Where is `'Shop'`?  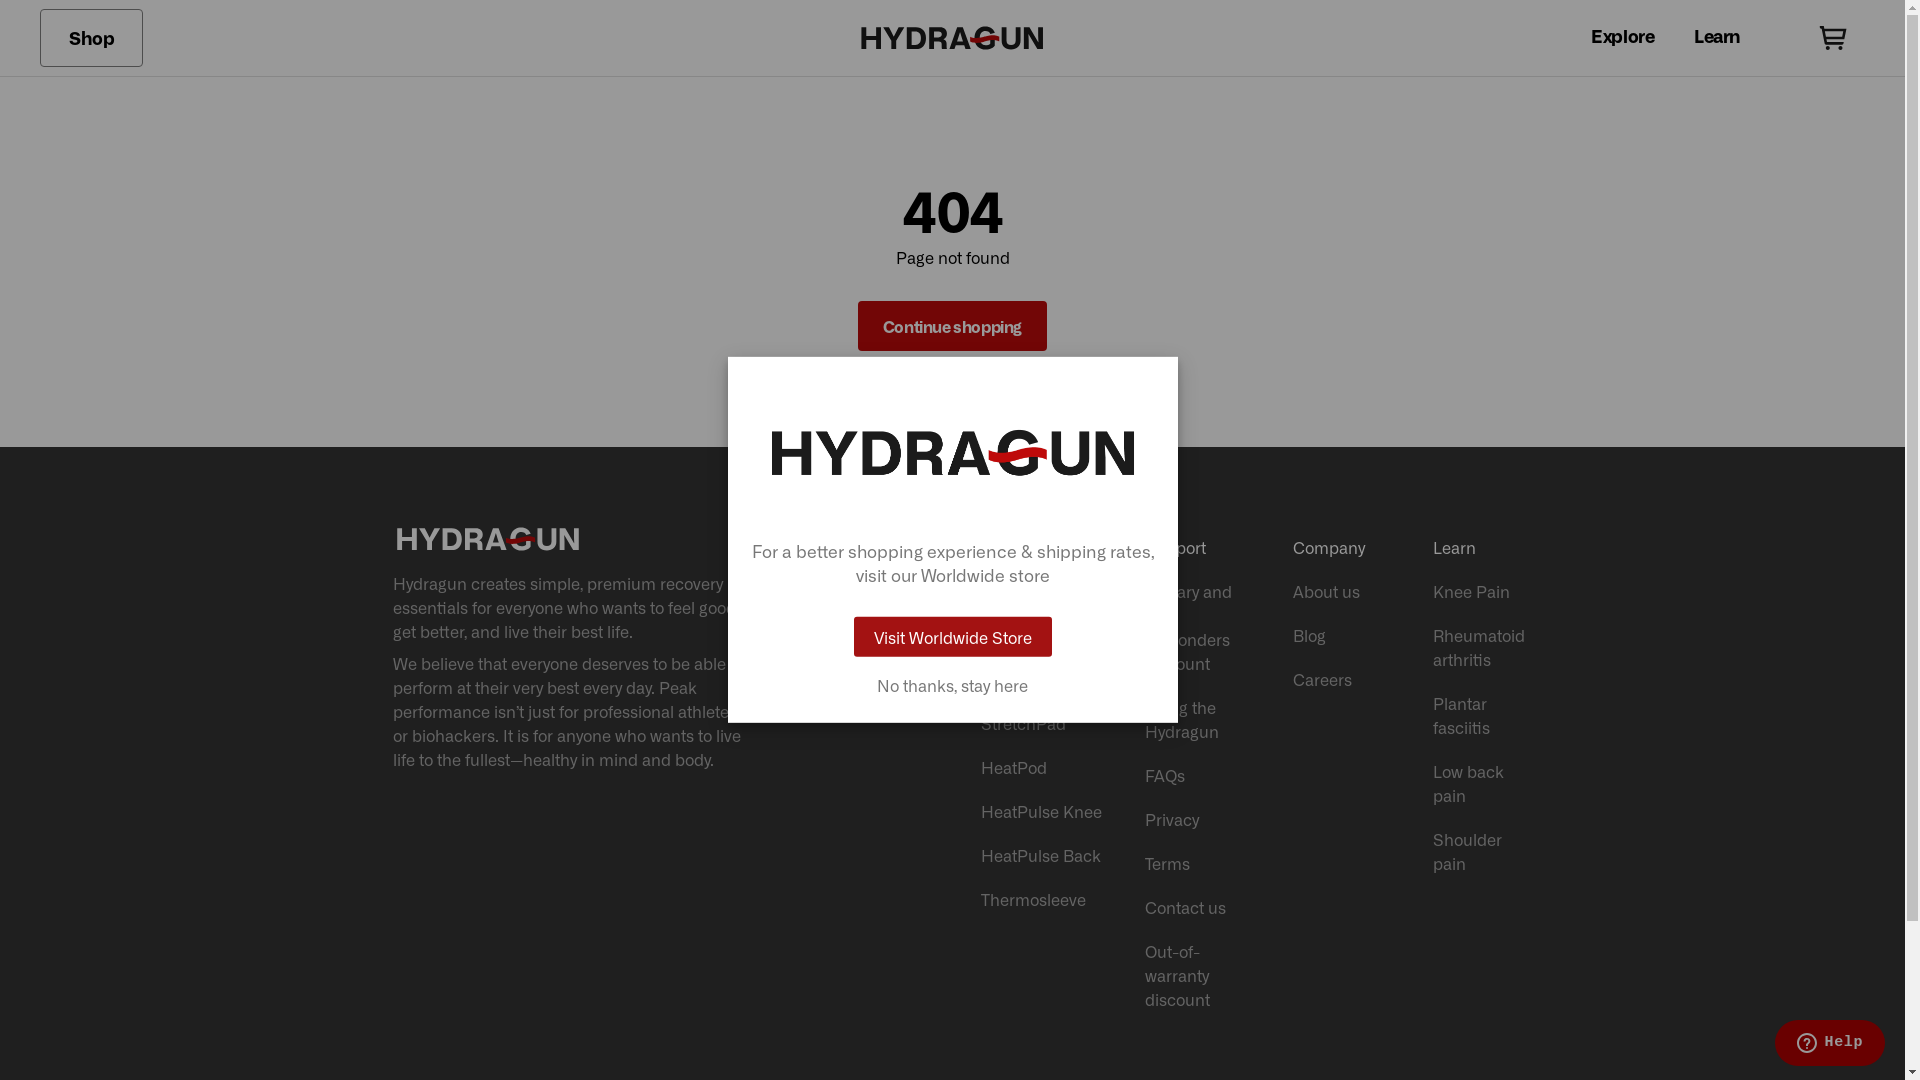 'Shop' is located at coordinates (90, 38).